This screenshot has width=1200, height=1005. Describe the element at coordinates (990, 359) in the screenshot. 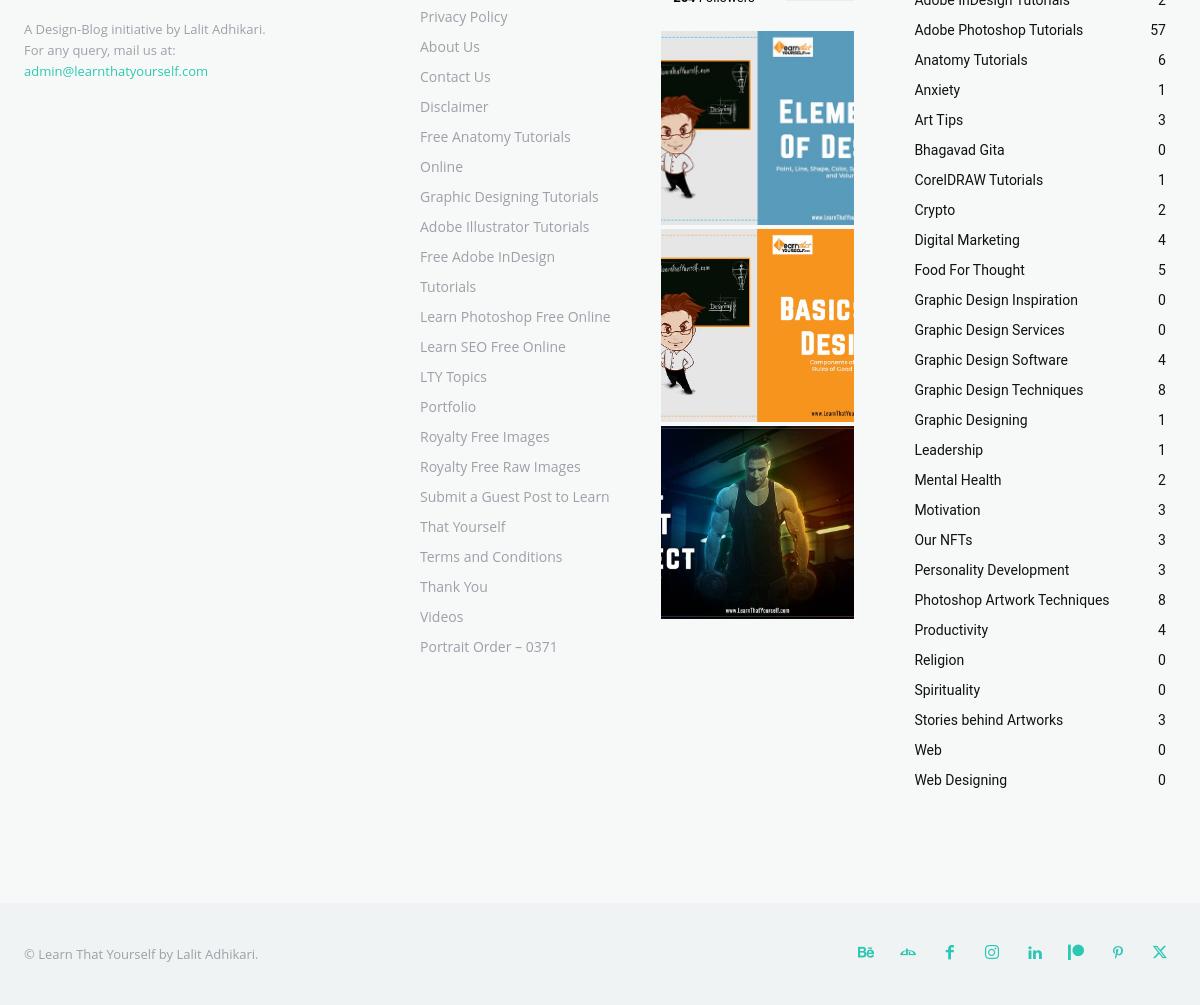

I see `'Graphic Design Software'` at that location.